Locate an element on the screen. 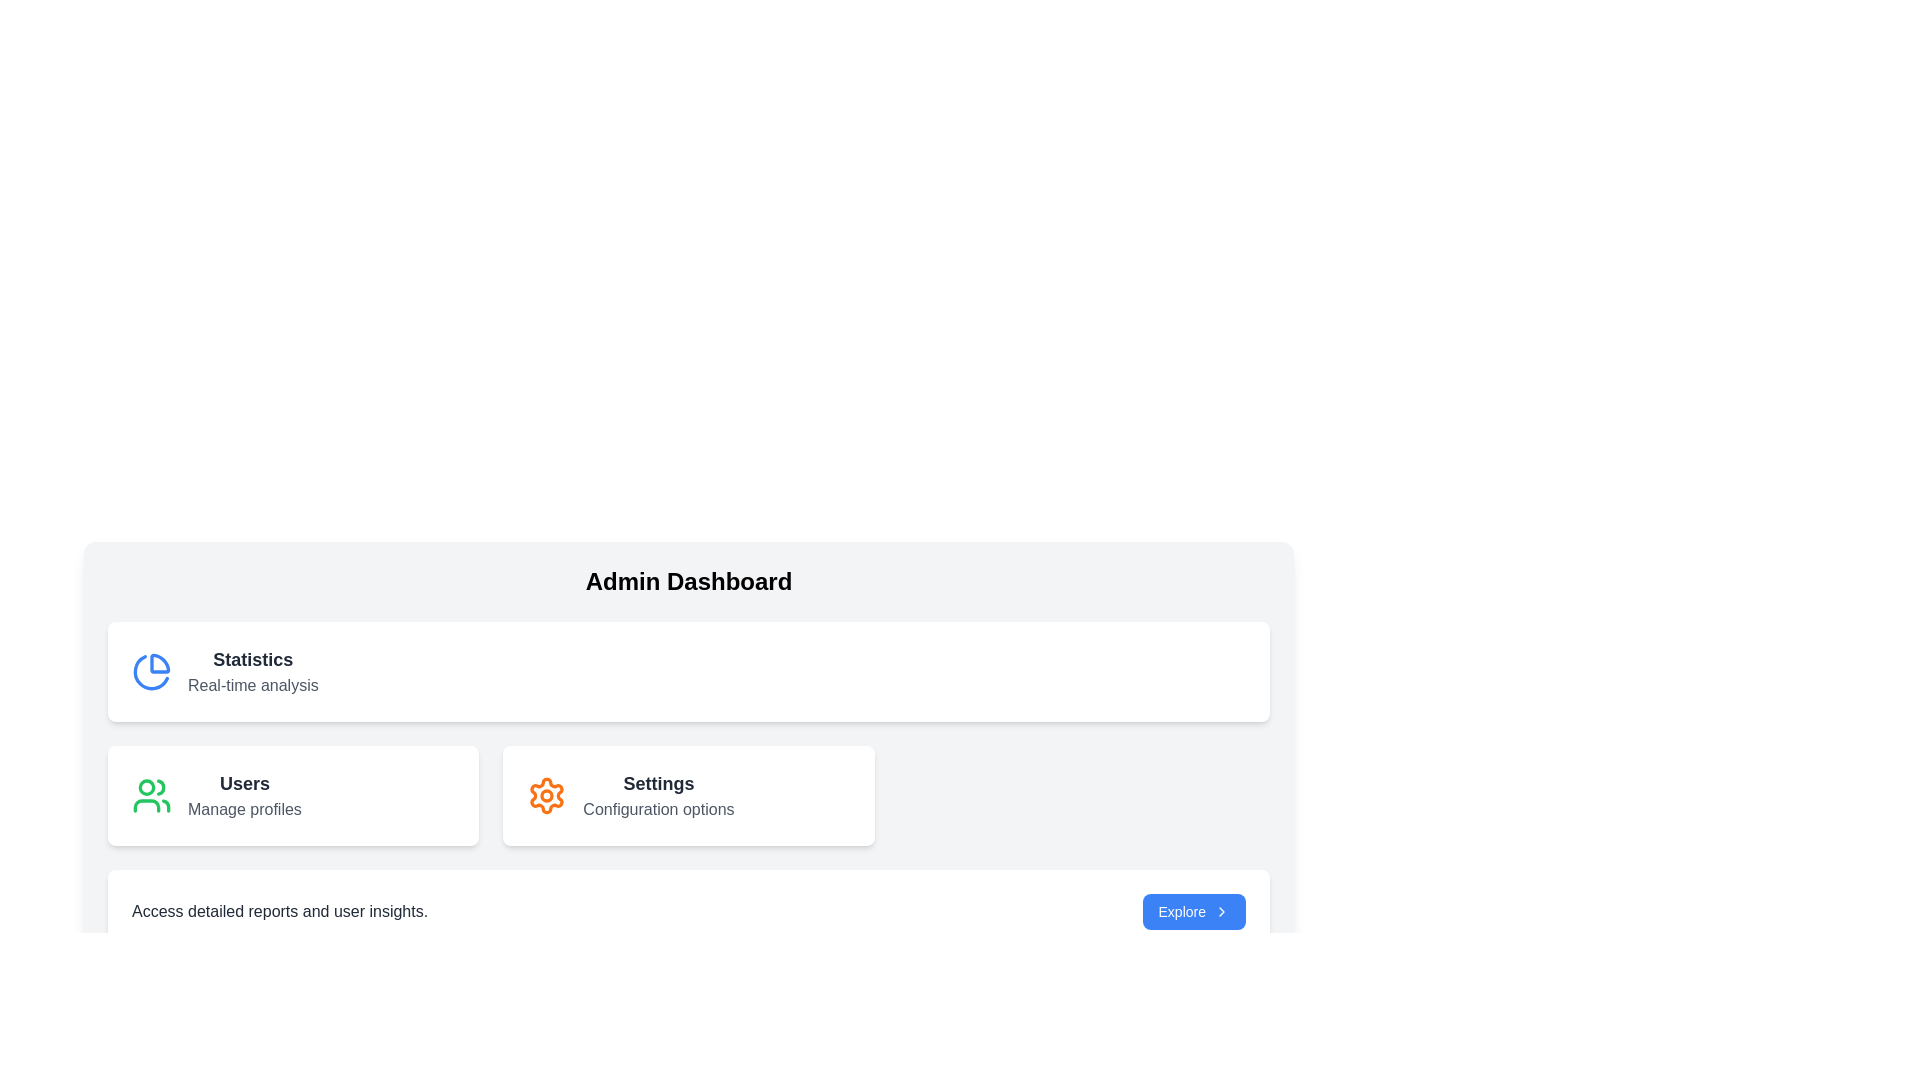 The image size is (1920, 1080). the text label providing additional information beneath the 'Statistics' label, which is part of the real-time analysis interface is located at coordinates (252, 685).